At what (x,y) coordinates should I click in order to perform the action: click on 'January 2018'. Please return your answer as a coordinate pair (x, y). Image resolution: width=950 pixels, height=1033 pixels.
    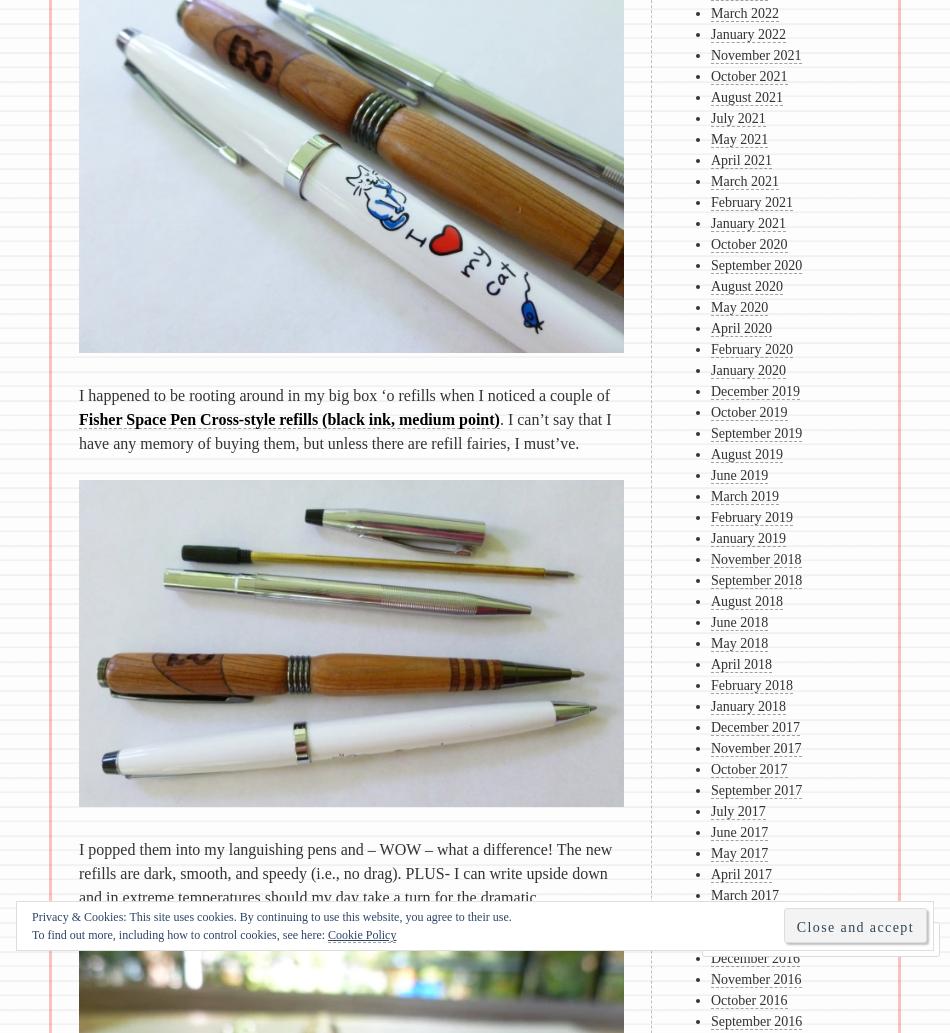
    Looking at the image, I should click on (710, 706).